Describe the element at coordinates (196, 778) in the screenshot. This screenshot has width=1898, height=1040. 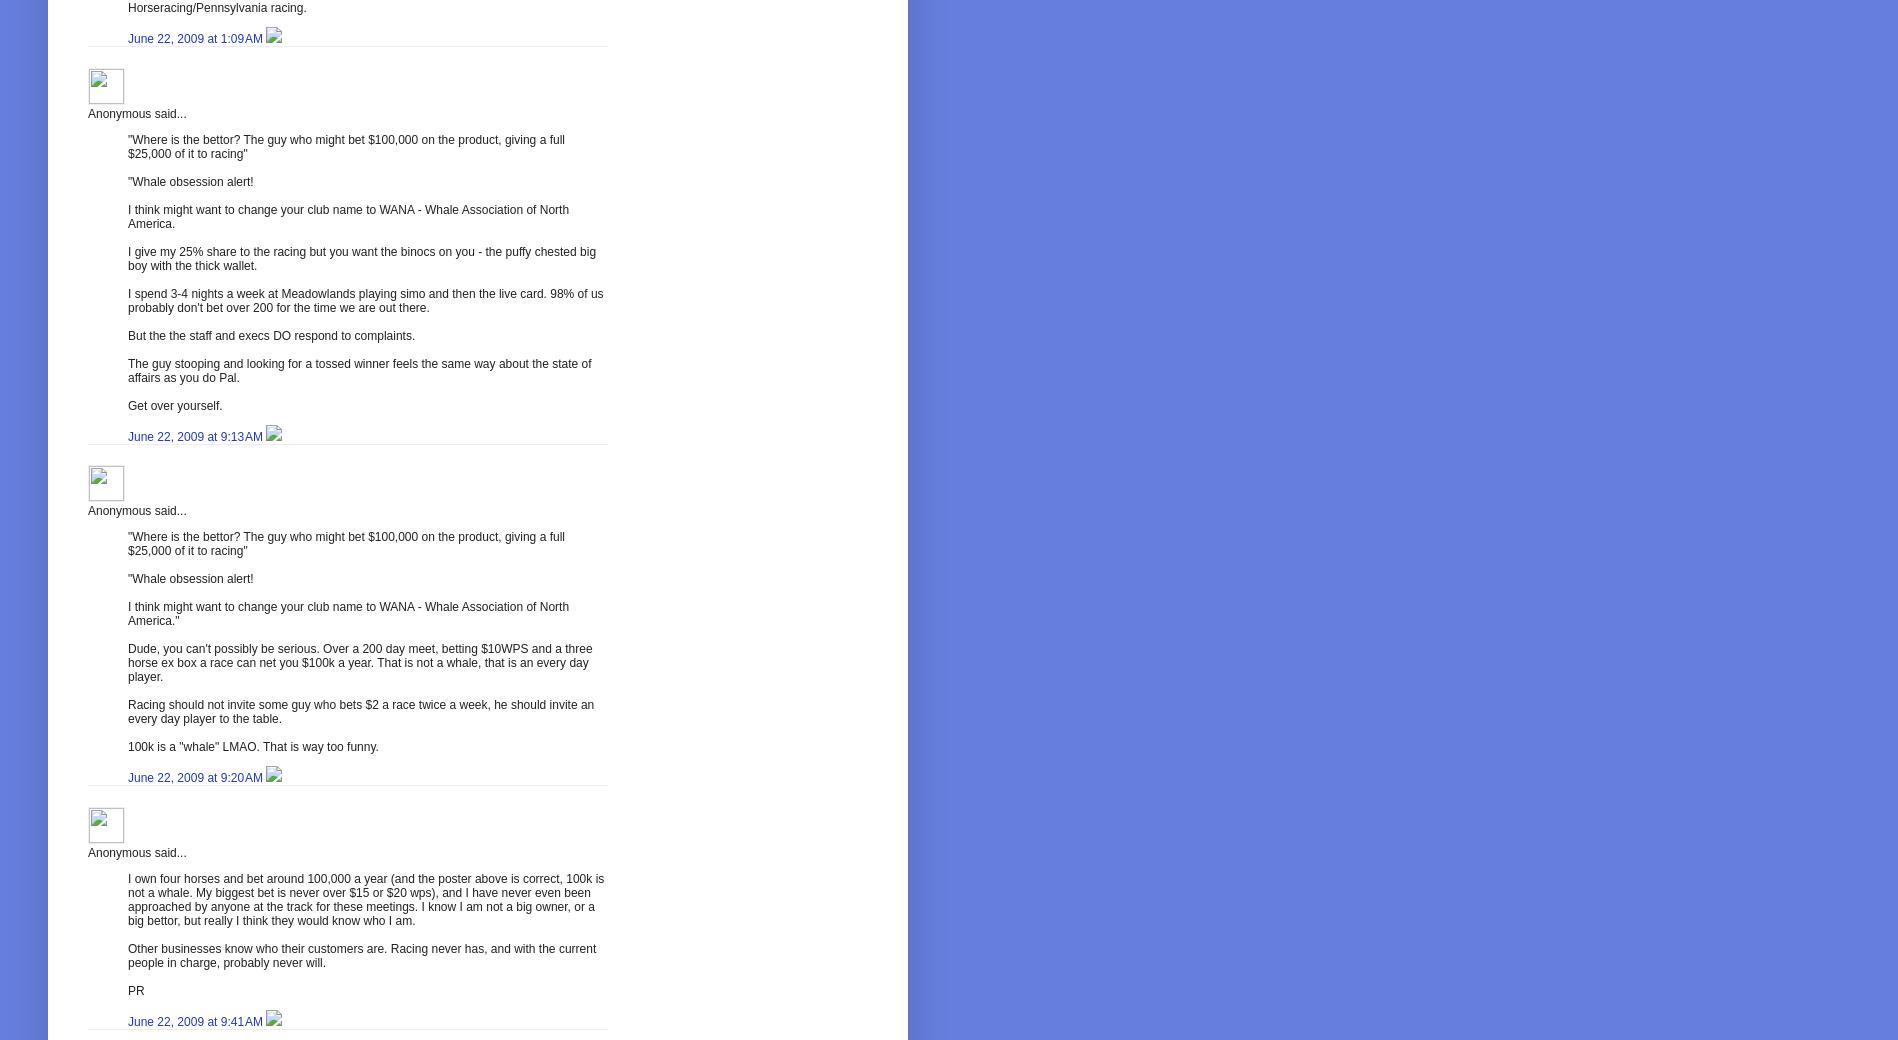
I see `'June 22, 2009 at 9:20 AM'` at that location.